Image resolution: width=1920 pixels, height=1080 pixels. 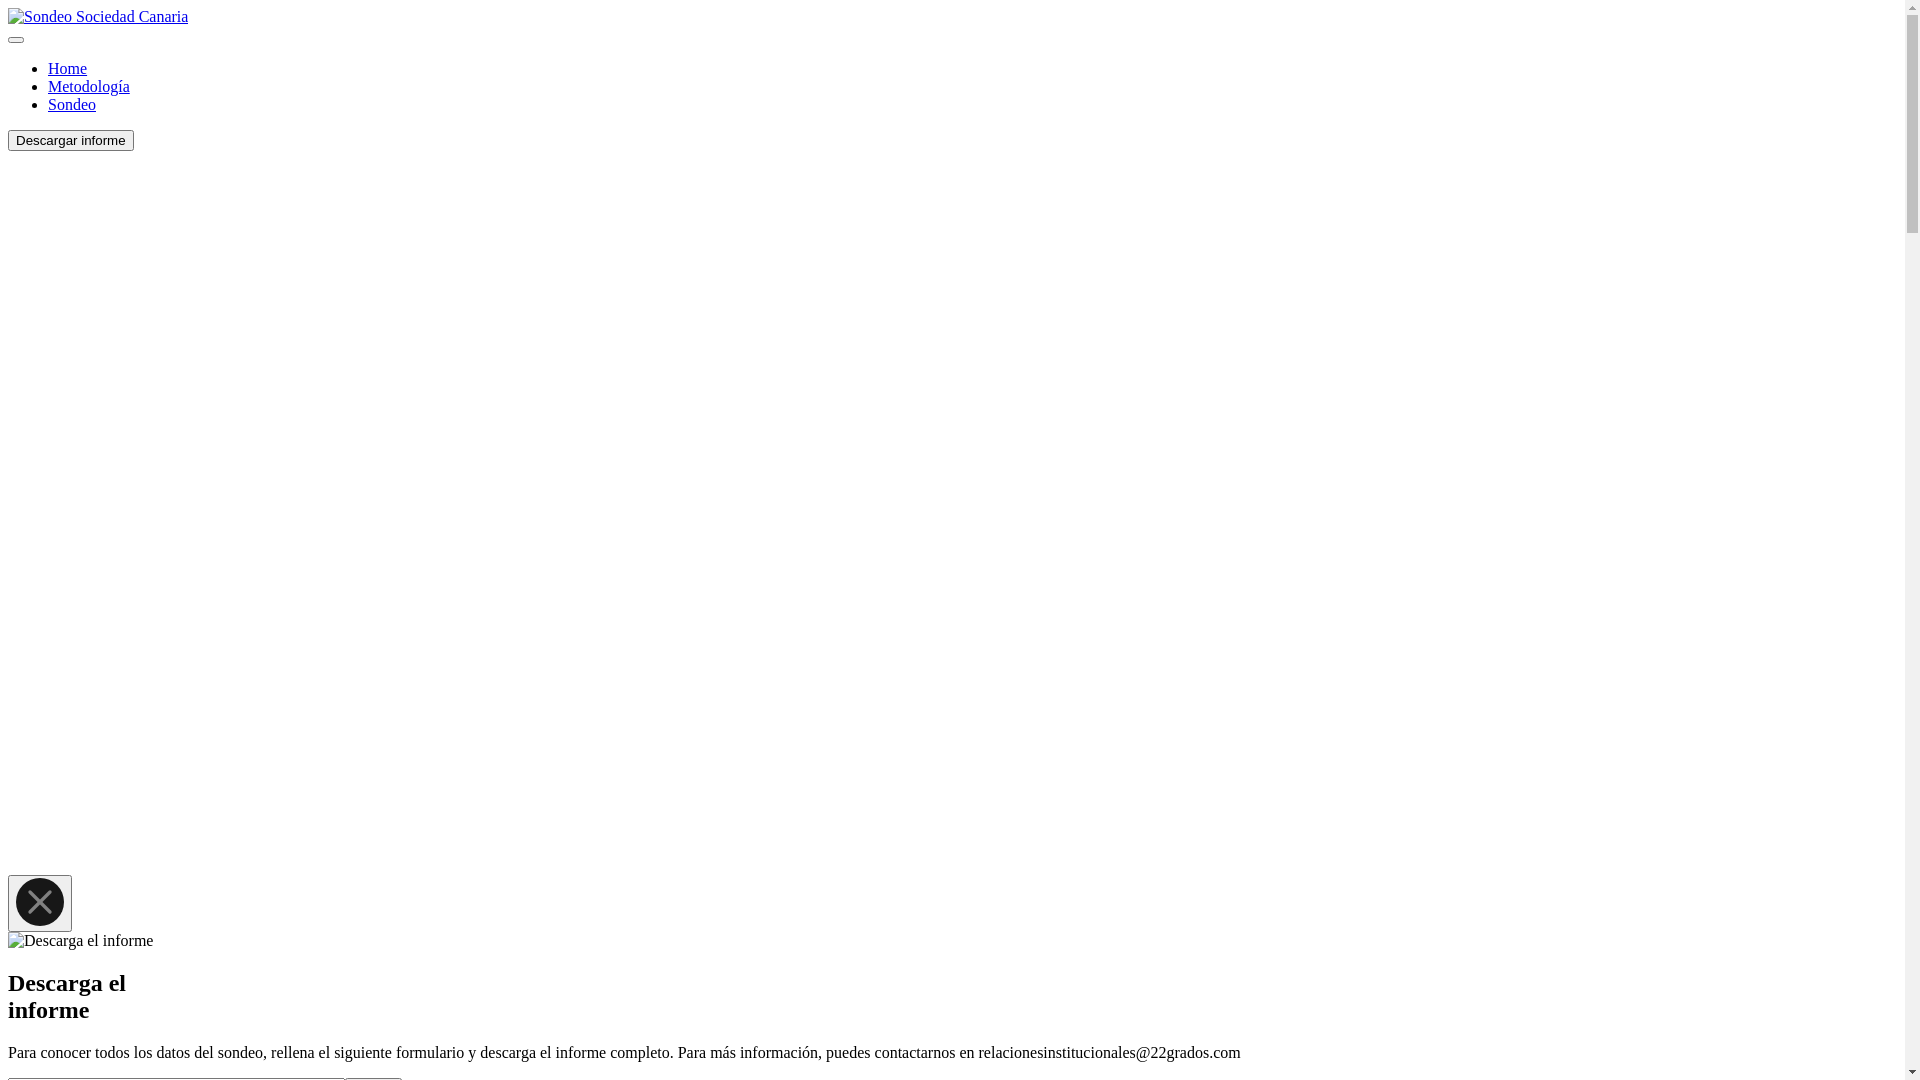 What do you see at coordinates (72, 104) in the screenshot?
I see `'Sondeo'` at bounding box center [72, 104].